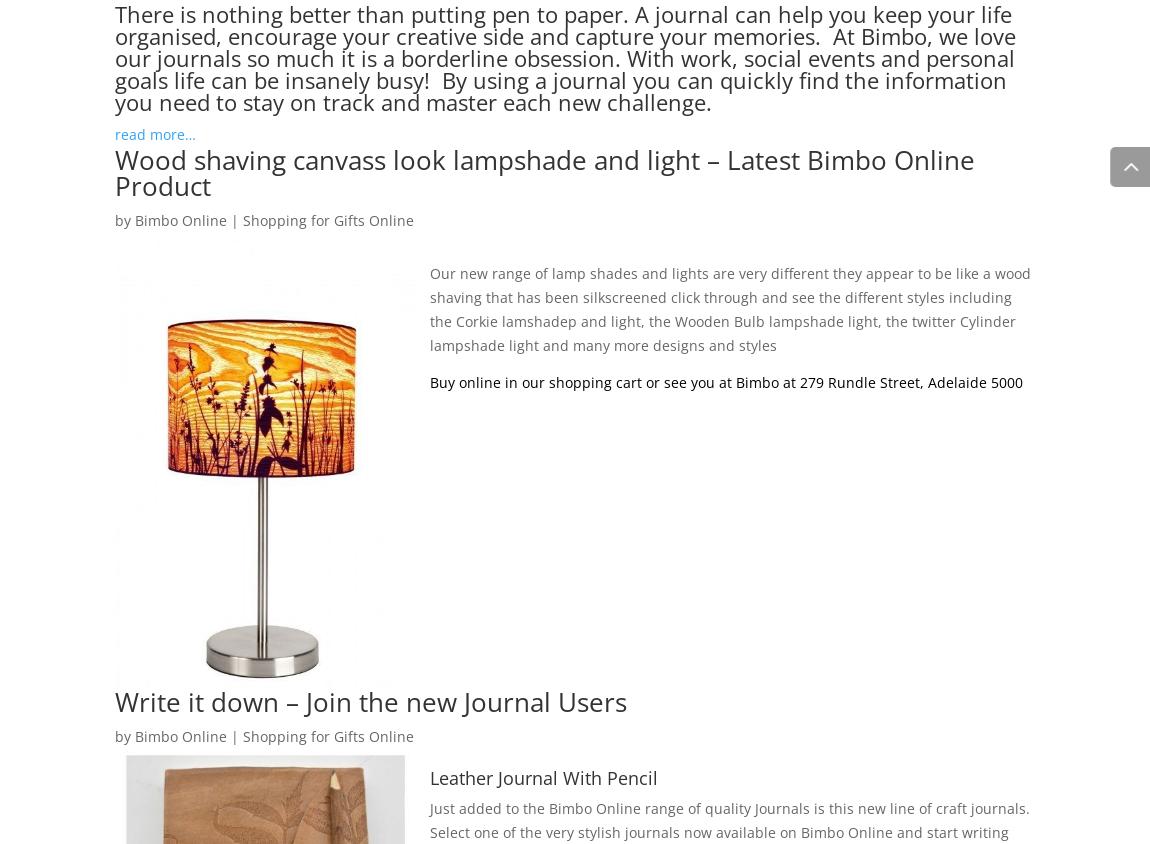 This screenshot has height=844, width=1150. What do you see at coordinates (114, 172) in the screenshot?
I see `'Wood shaving canvass look lampshade and light – Latest Bimbo Online Product'` at bounding box center [114, 172].